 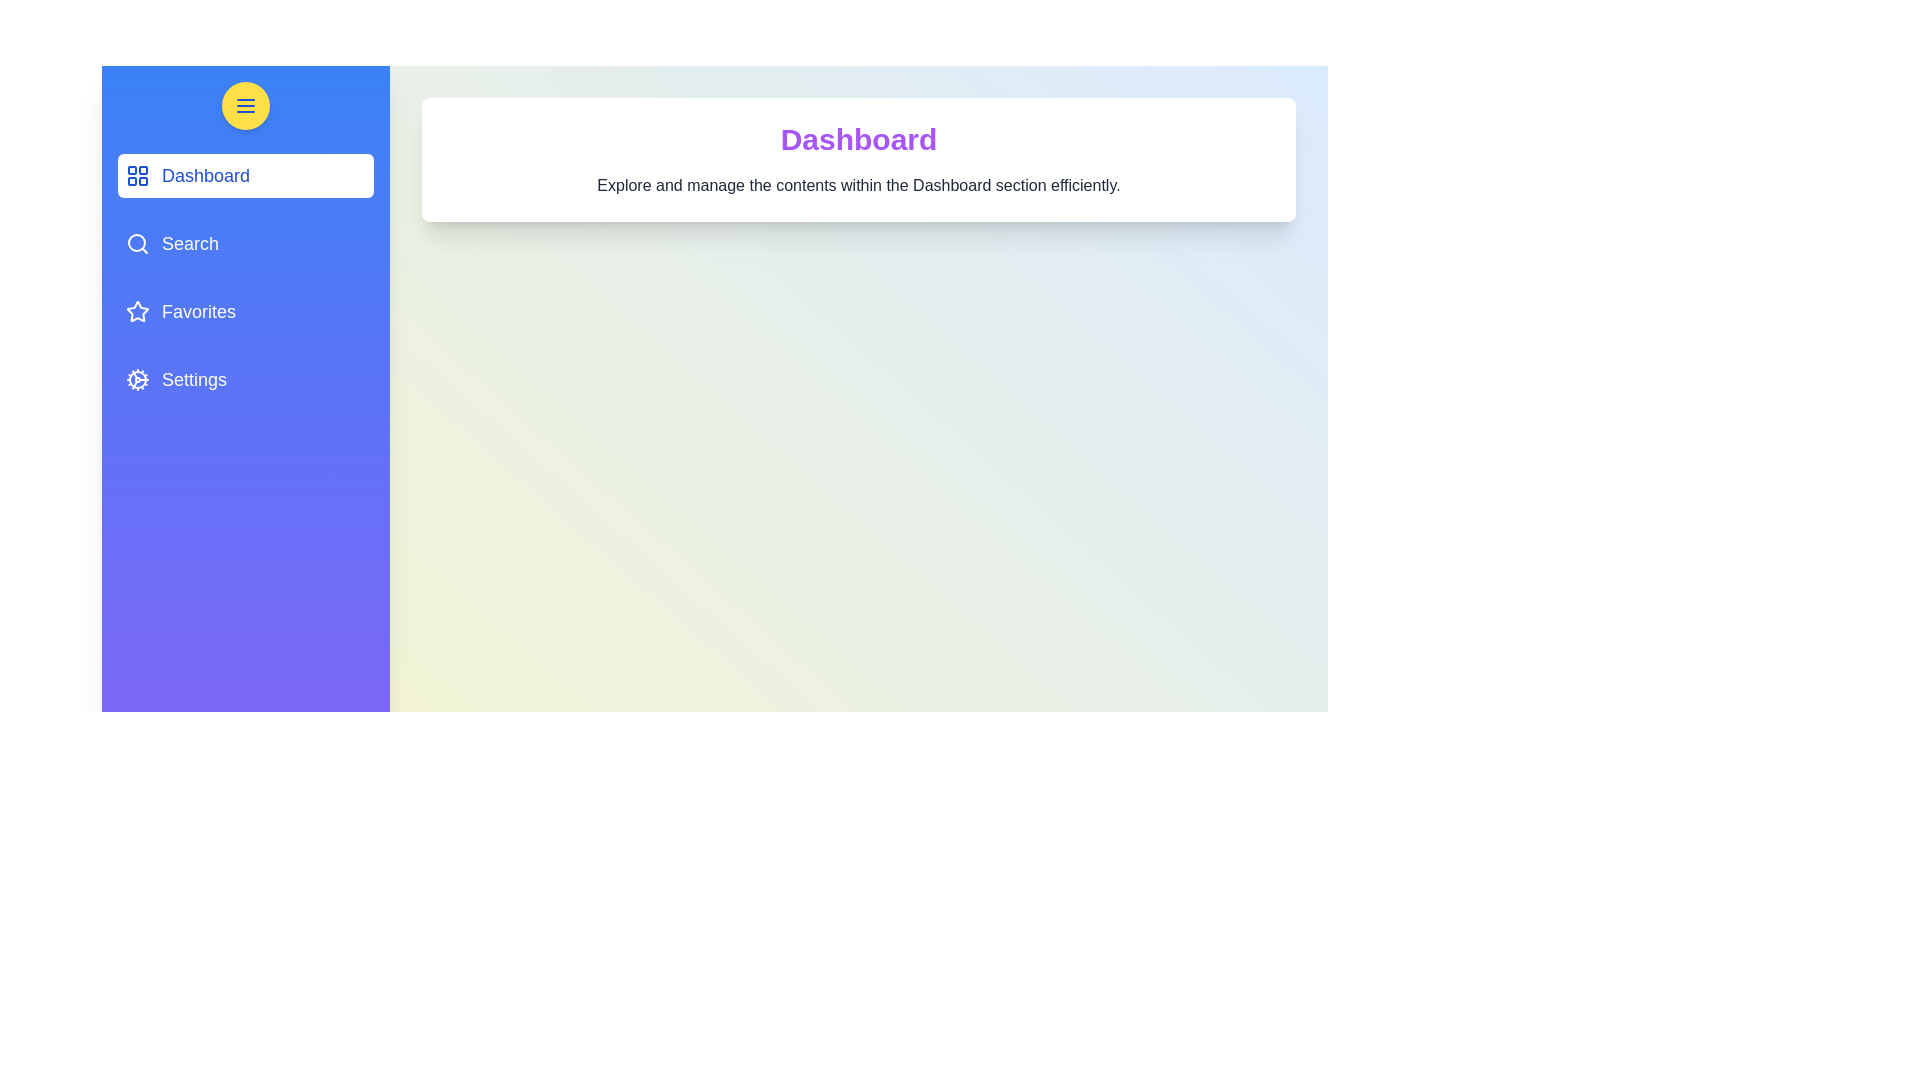 What do you see at coordinates (244, 380) in the screenshot?
I see `the navigation menu item corresponding to Settings` at bounding box center [244, 380].